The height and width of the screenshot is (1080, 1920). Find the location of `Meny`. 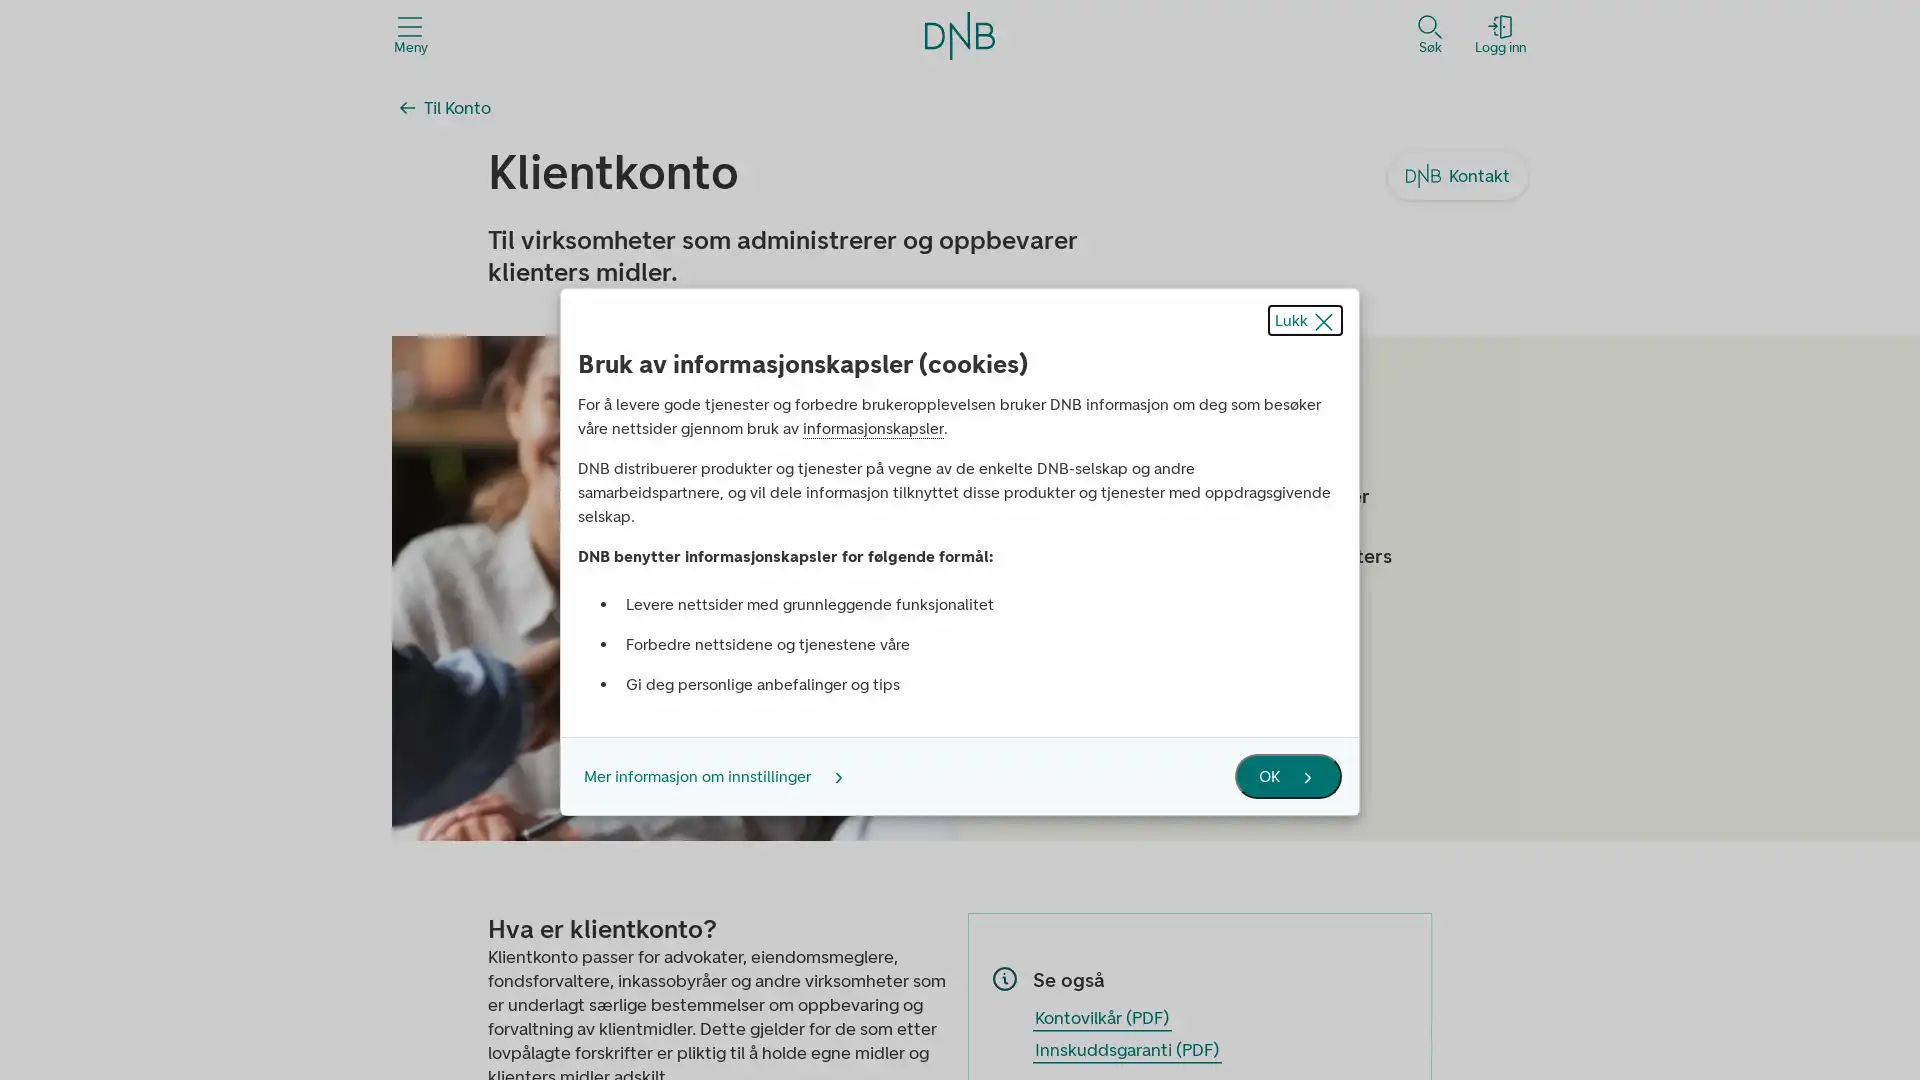

Meny is located at coordinates (409, 34).